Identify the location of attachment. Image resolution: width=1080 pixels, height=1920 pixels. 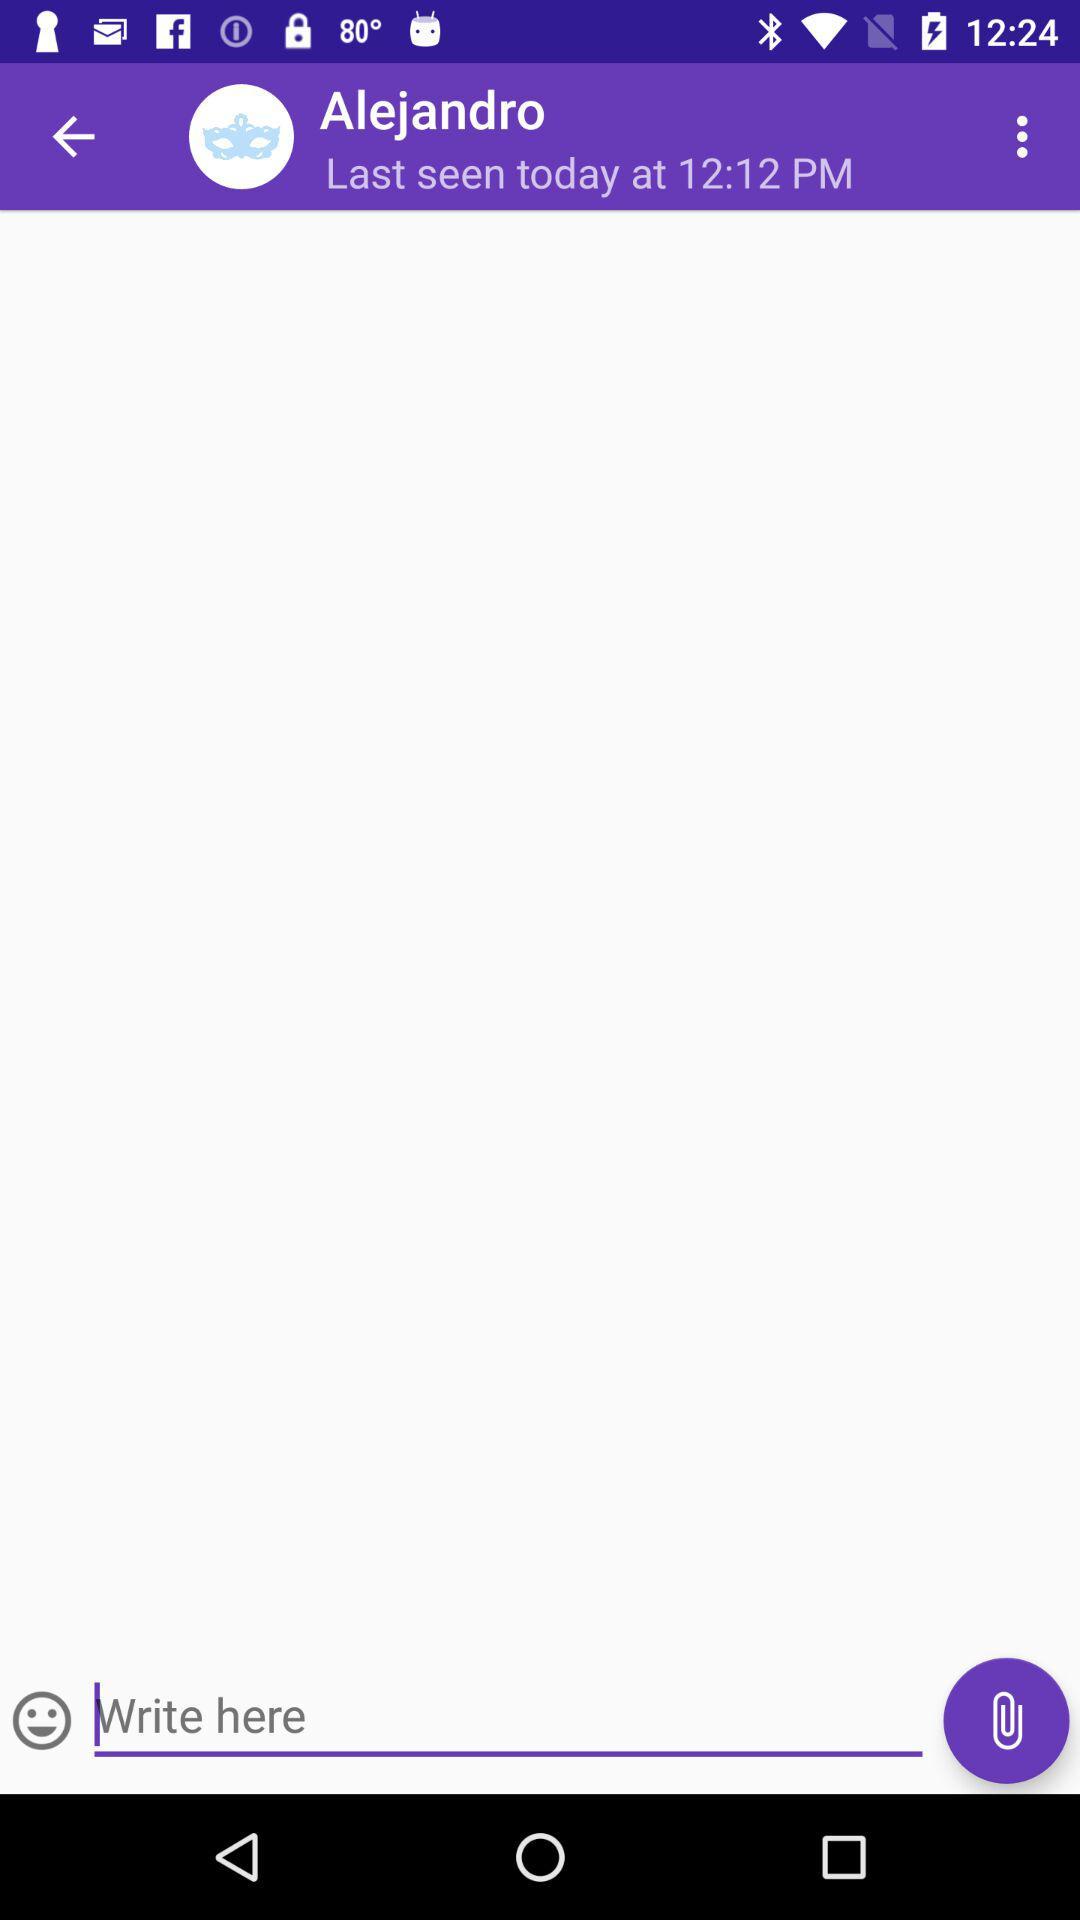
(1006, 1719).